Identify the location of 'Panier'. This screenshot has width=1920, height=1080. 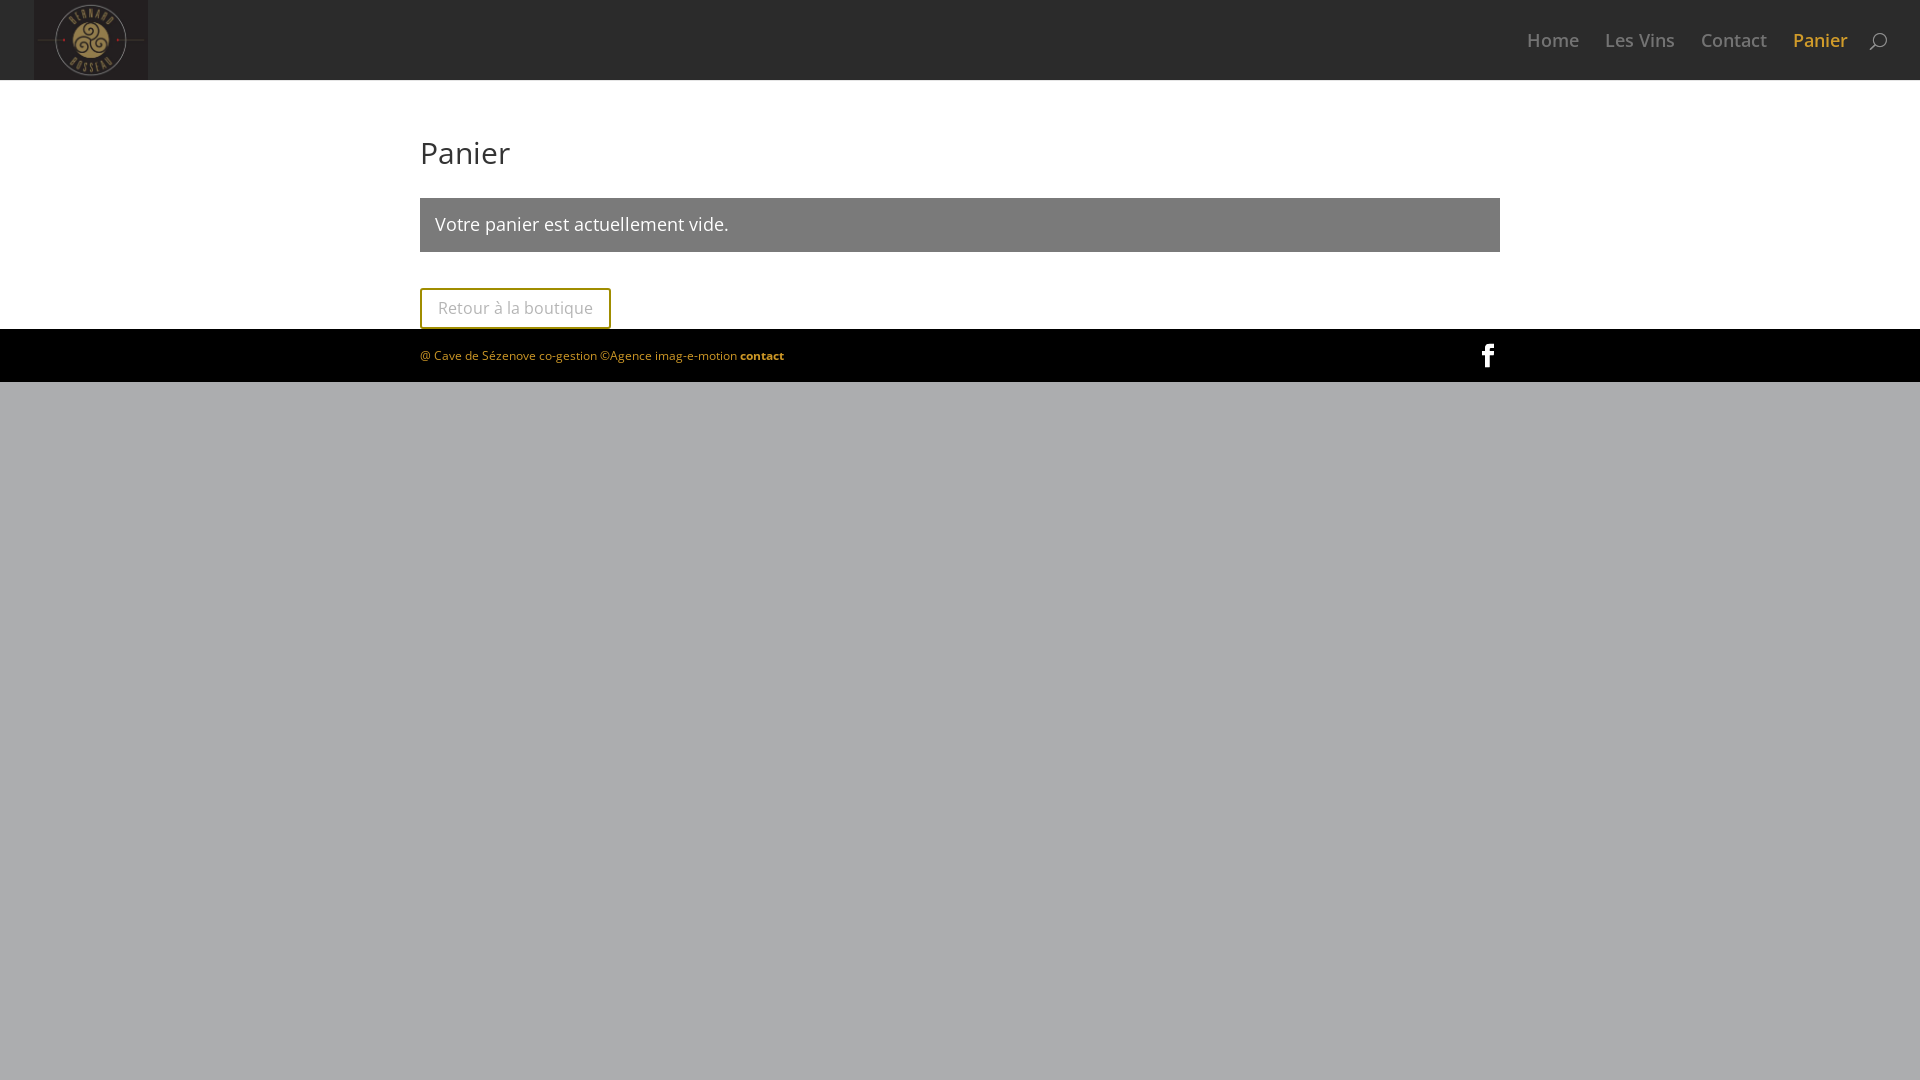
(1820, 55).